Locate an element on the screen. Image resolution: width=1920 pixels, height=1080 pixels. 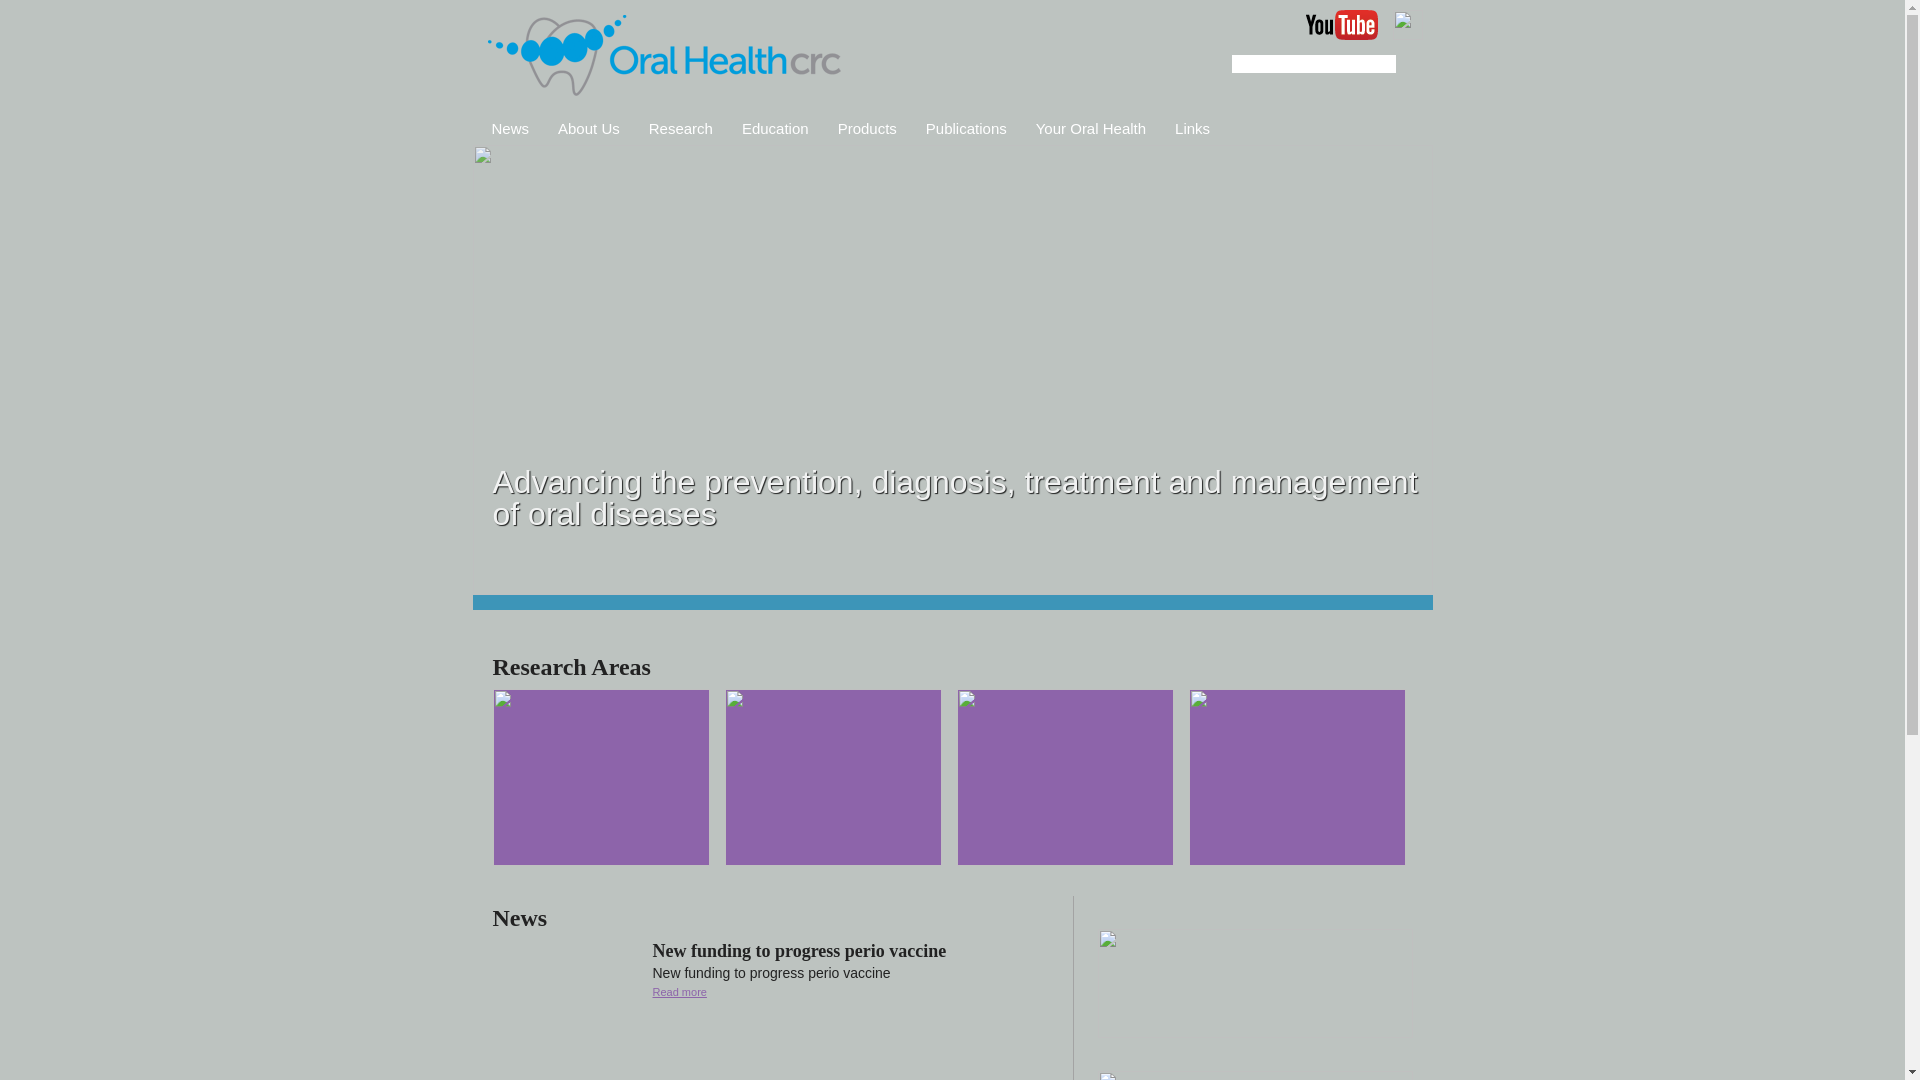
'Enter the terms you wish to search for.' is located at coordinates (1314, 63).